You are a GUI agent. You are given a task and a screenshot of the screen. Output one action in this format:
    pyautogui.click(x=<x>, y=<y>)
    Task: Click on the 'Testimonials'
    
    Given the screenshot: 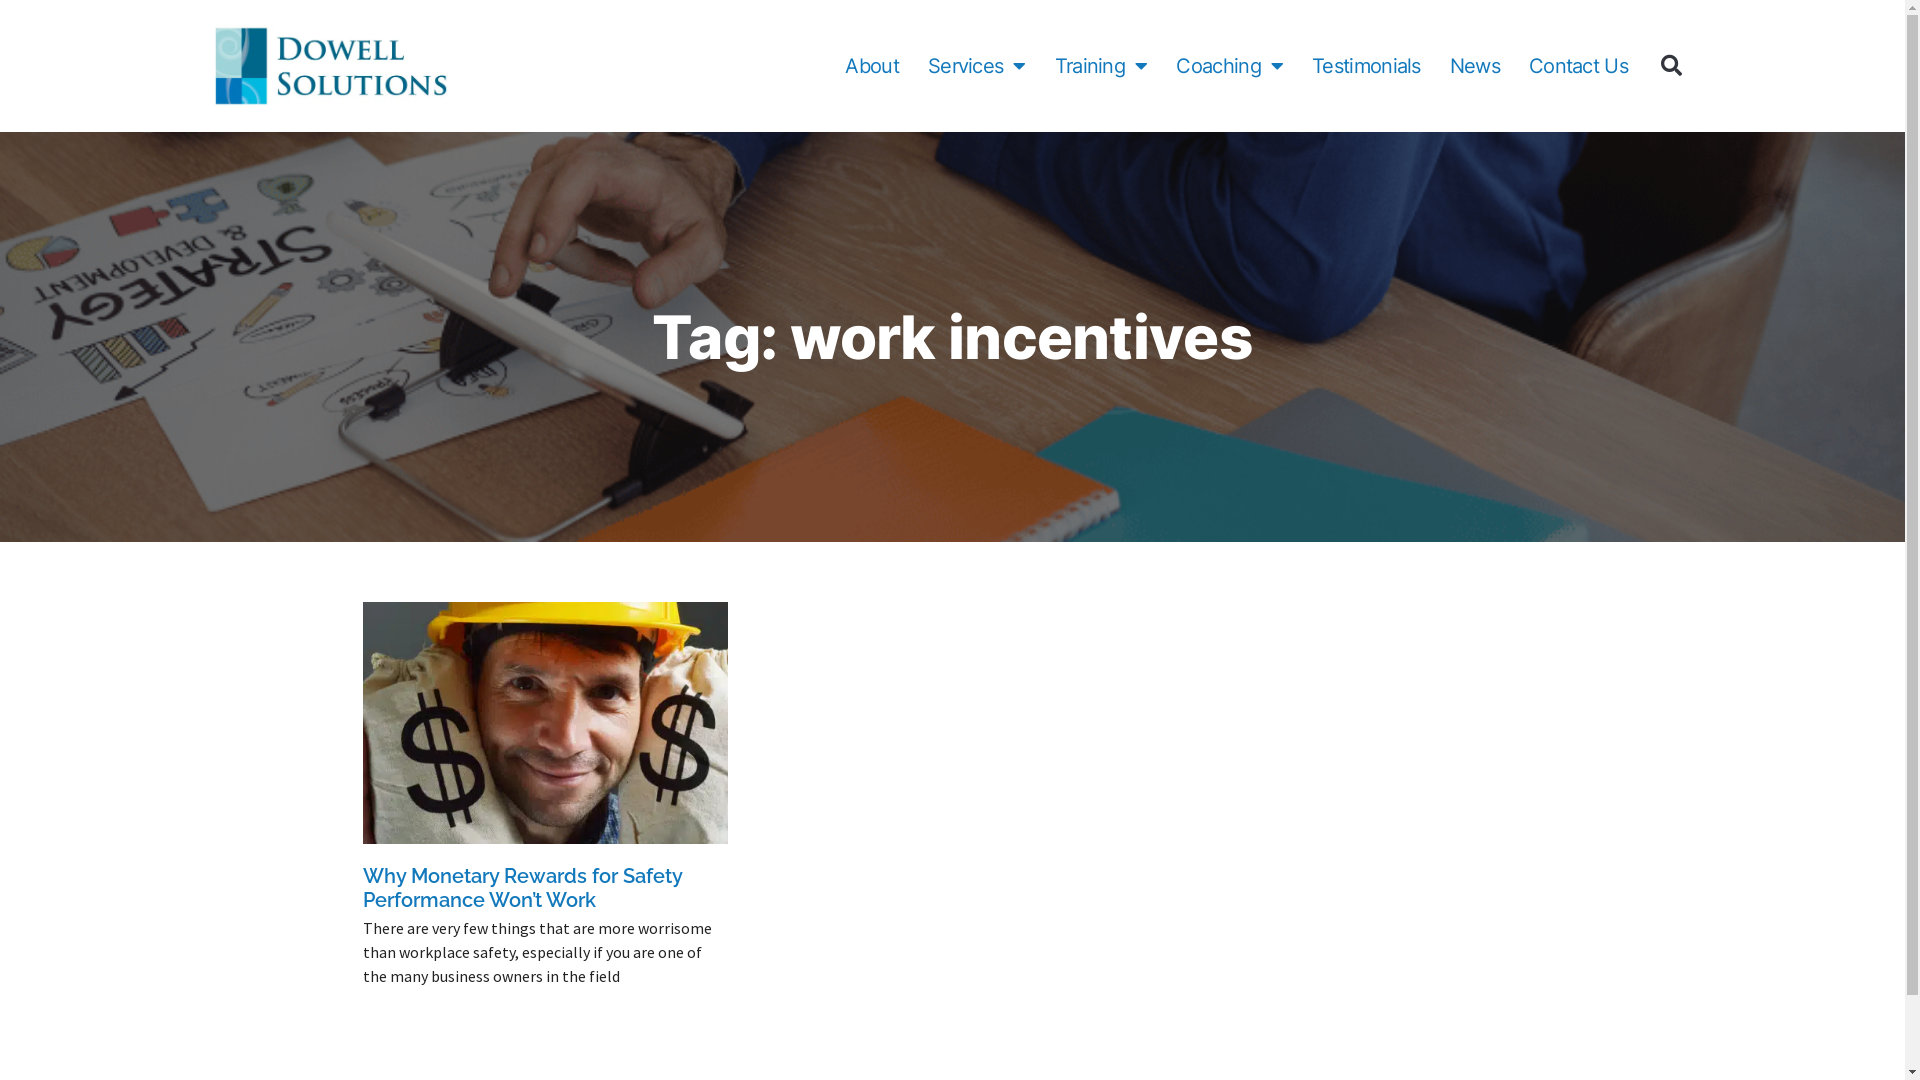 What is the action you would take?
    pyautogui.click(x=1365, y=64)
    